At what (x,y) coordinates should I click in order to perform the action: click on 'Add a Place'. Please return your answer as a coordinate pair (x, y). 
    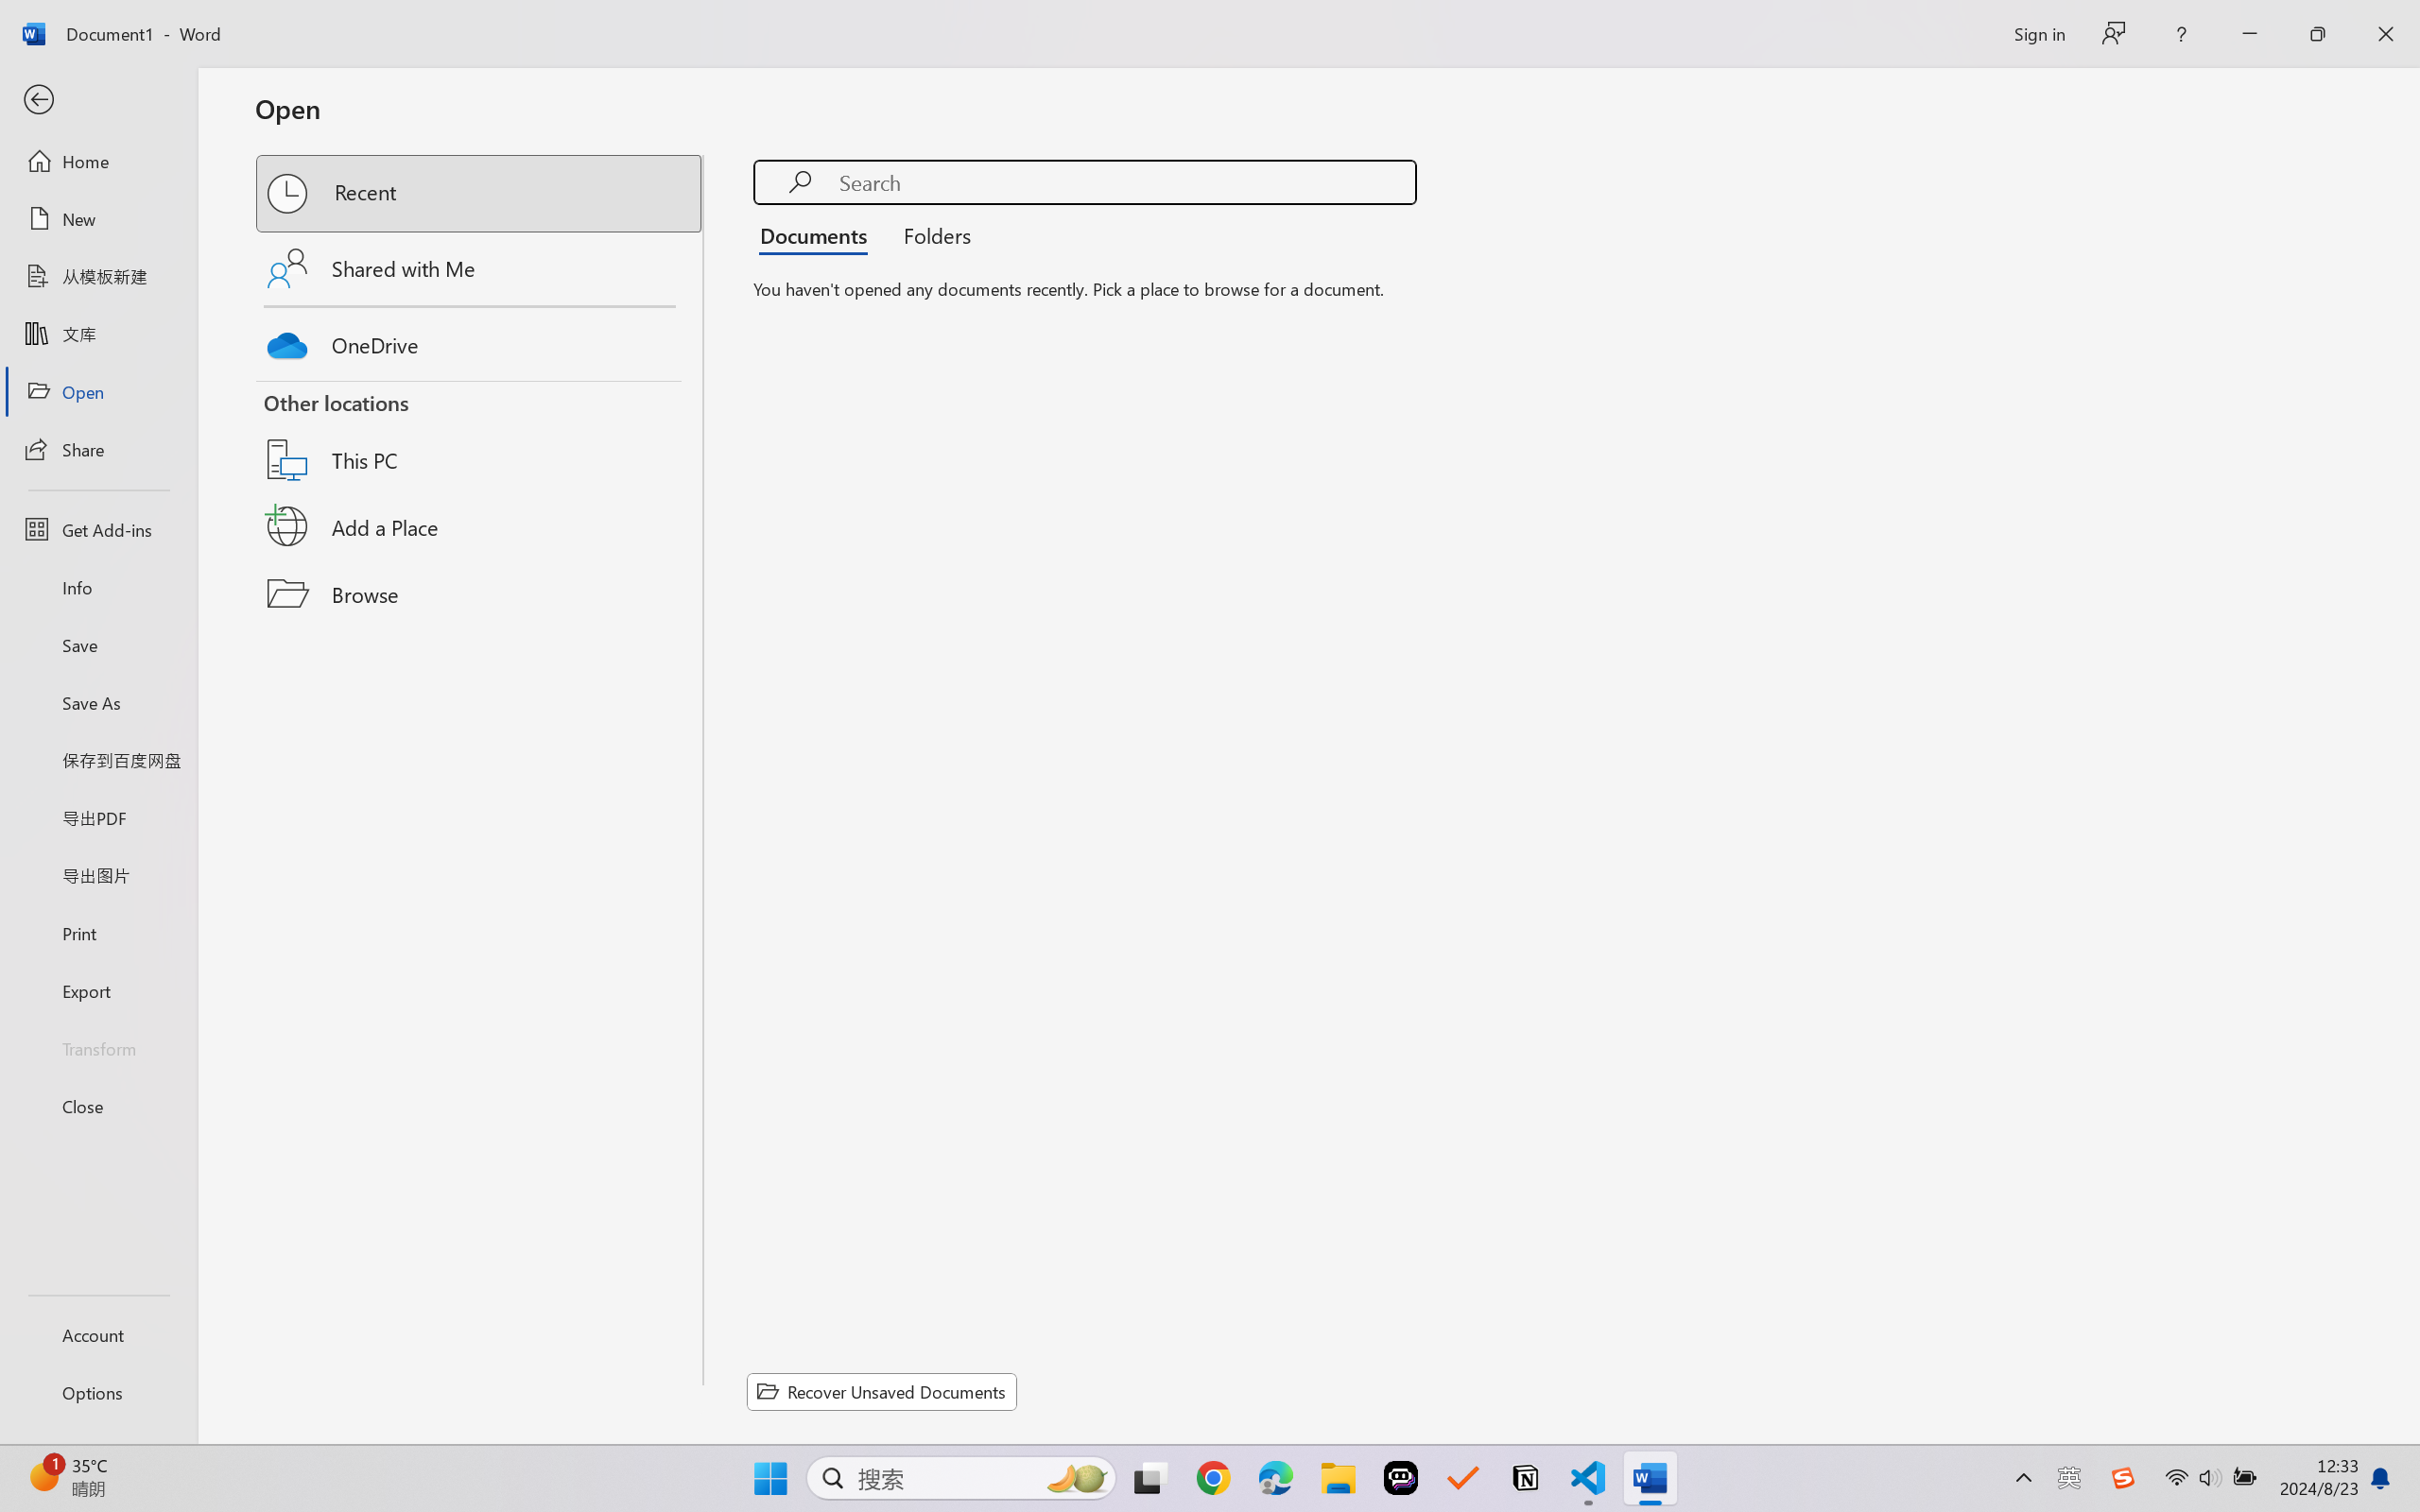
    Looking at the image, I should click on (480, 525).